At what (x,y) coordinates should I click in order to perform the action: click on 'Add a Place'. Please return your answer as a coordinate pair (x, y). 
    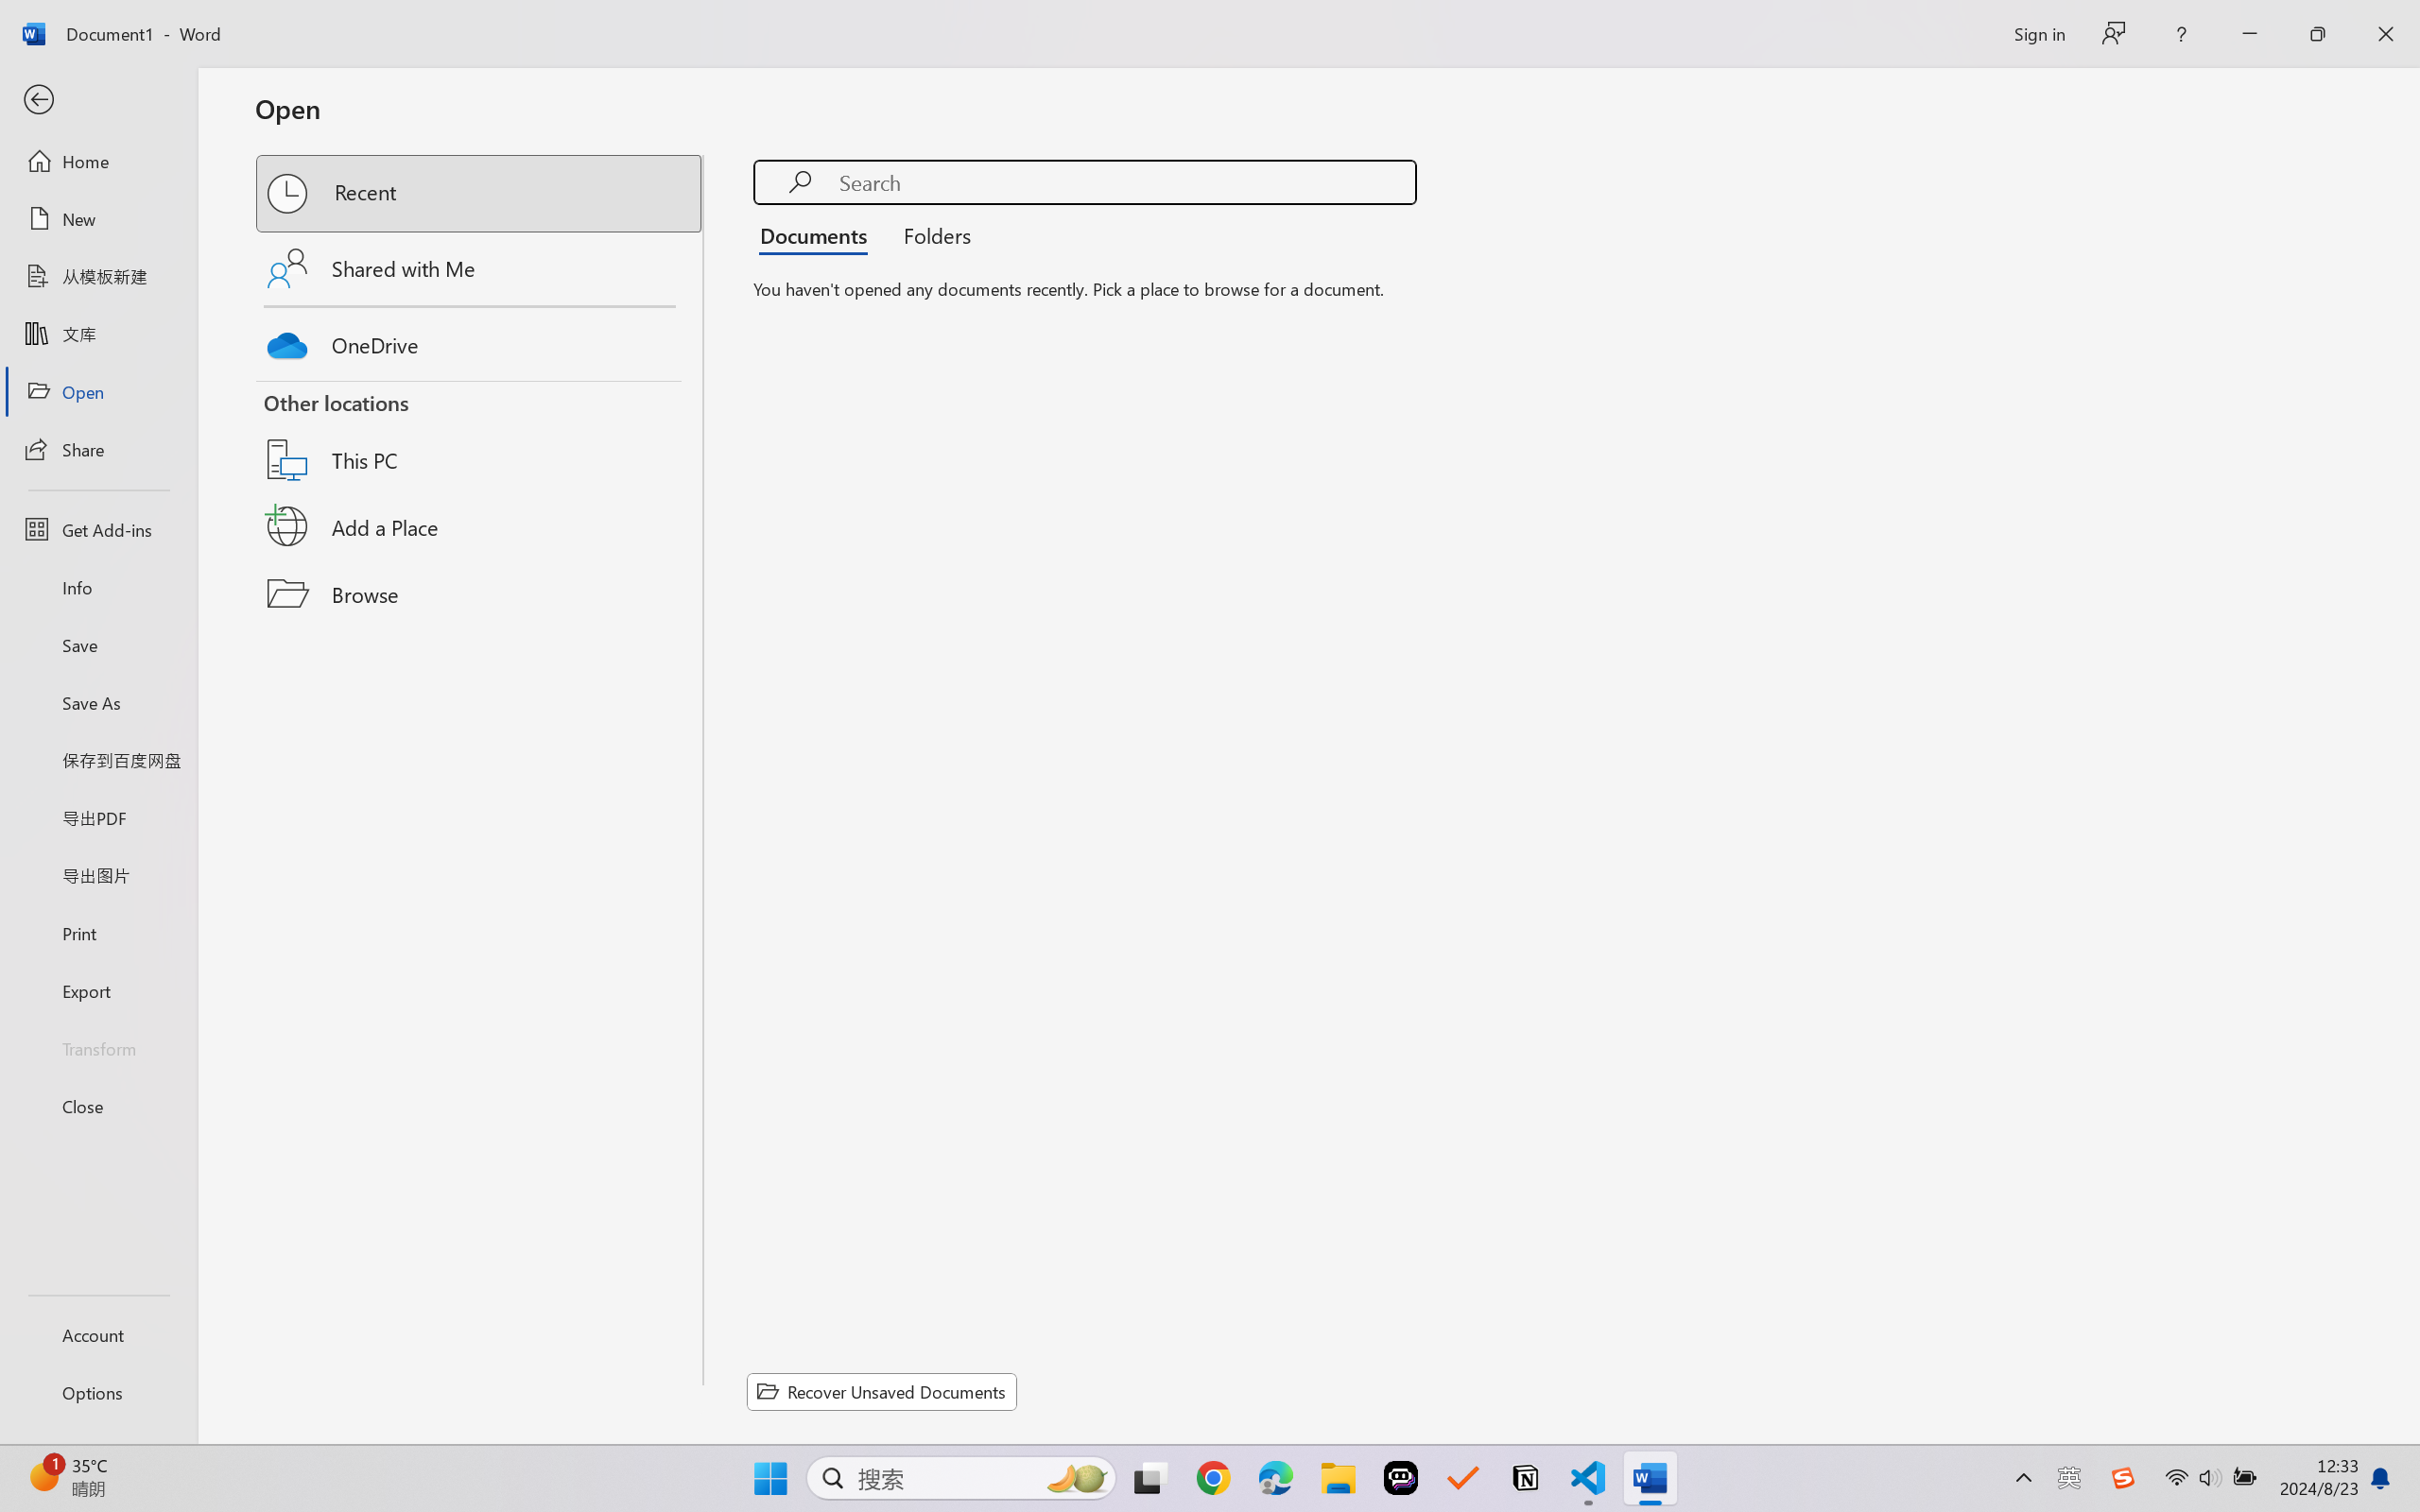
    Looking at the image, I should click on (480, 525).